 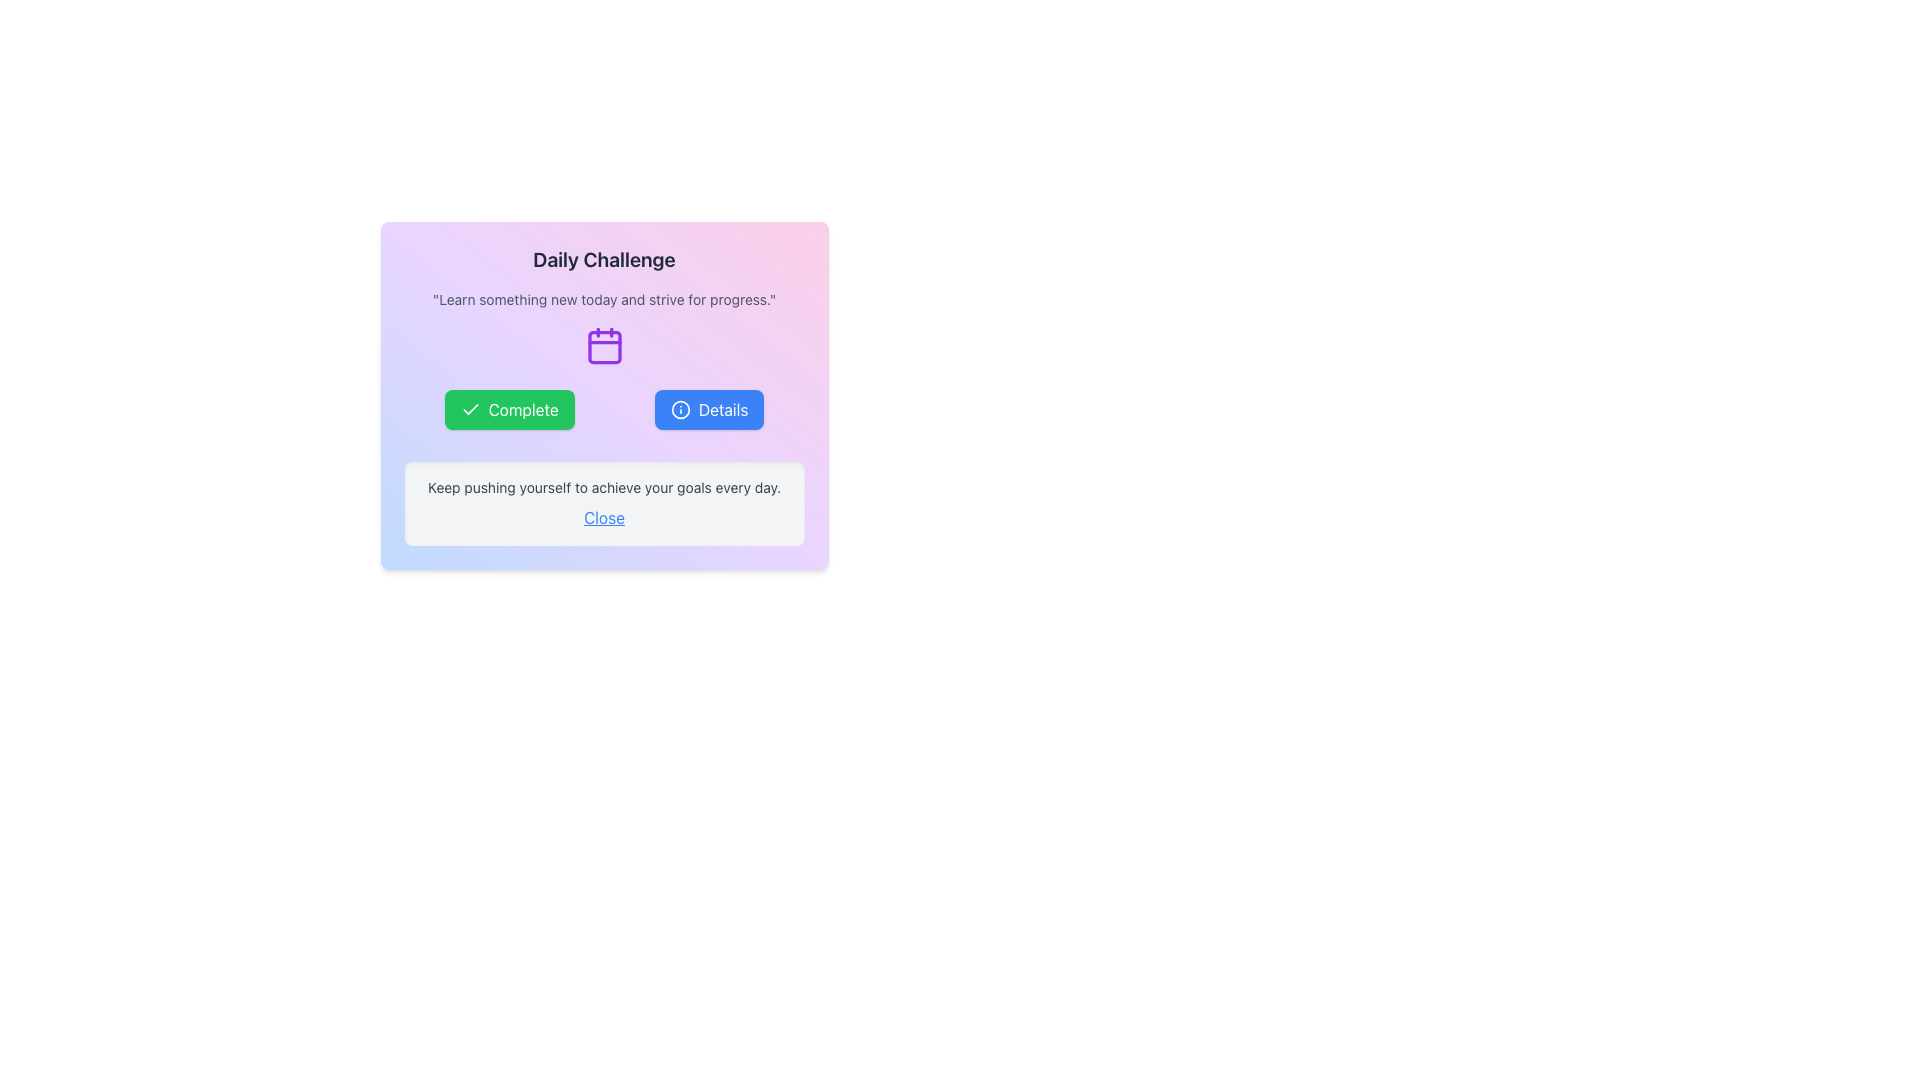 What do you see at coordinates (509, 408) in the screenshot?
I see `the button located in the central bottom section of the modal, to the left of the 'Details' button, to mark the task as completed` at bounding box center [509, 408].